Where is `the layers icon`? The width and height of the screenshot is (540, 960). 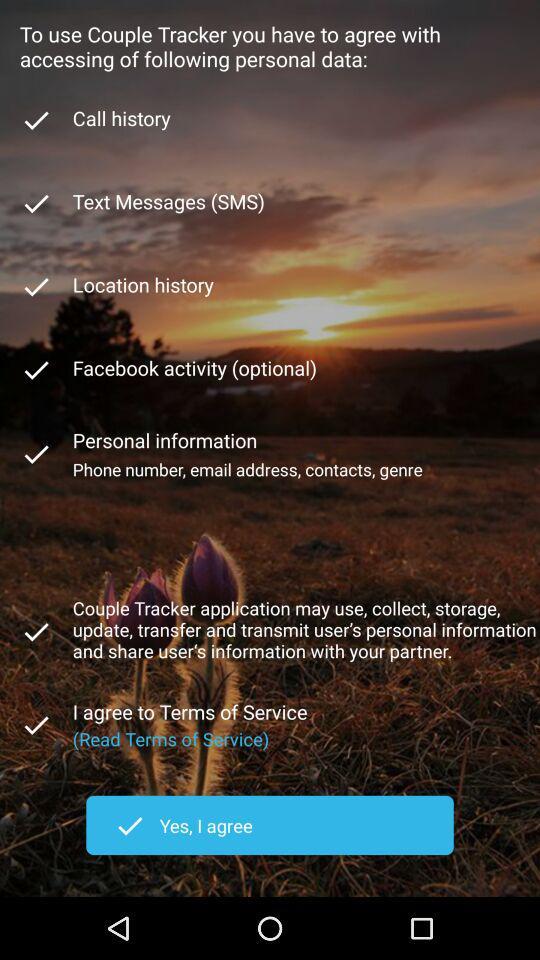
the layers icon is located at coordinates (36, 676).